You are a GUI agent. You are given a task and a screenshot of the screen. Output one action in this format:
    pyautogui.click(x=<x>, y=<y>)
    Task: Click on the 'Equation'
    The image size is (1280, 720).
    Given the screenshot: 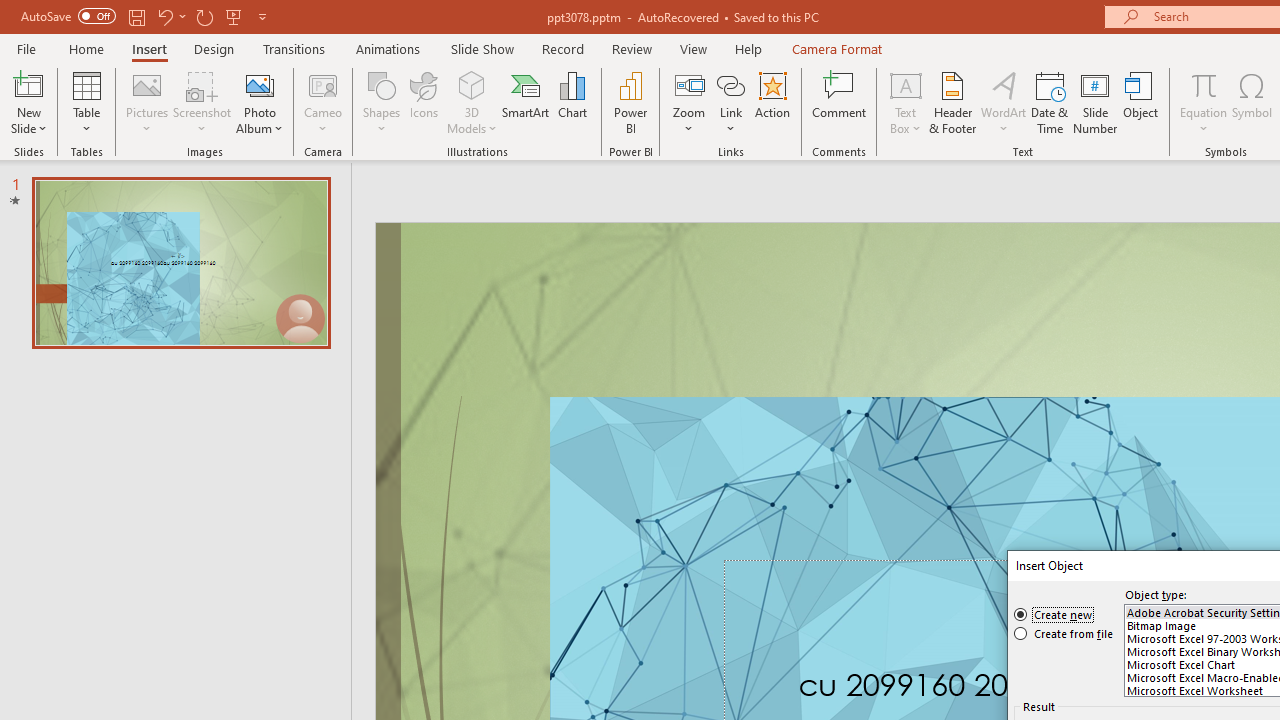 What is the action you would take?
    pyautogui.click(x=1202, y=103)
    